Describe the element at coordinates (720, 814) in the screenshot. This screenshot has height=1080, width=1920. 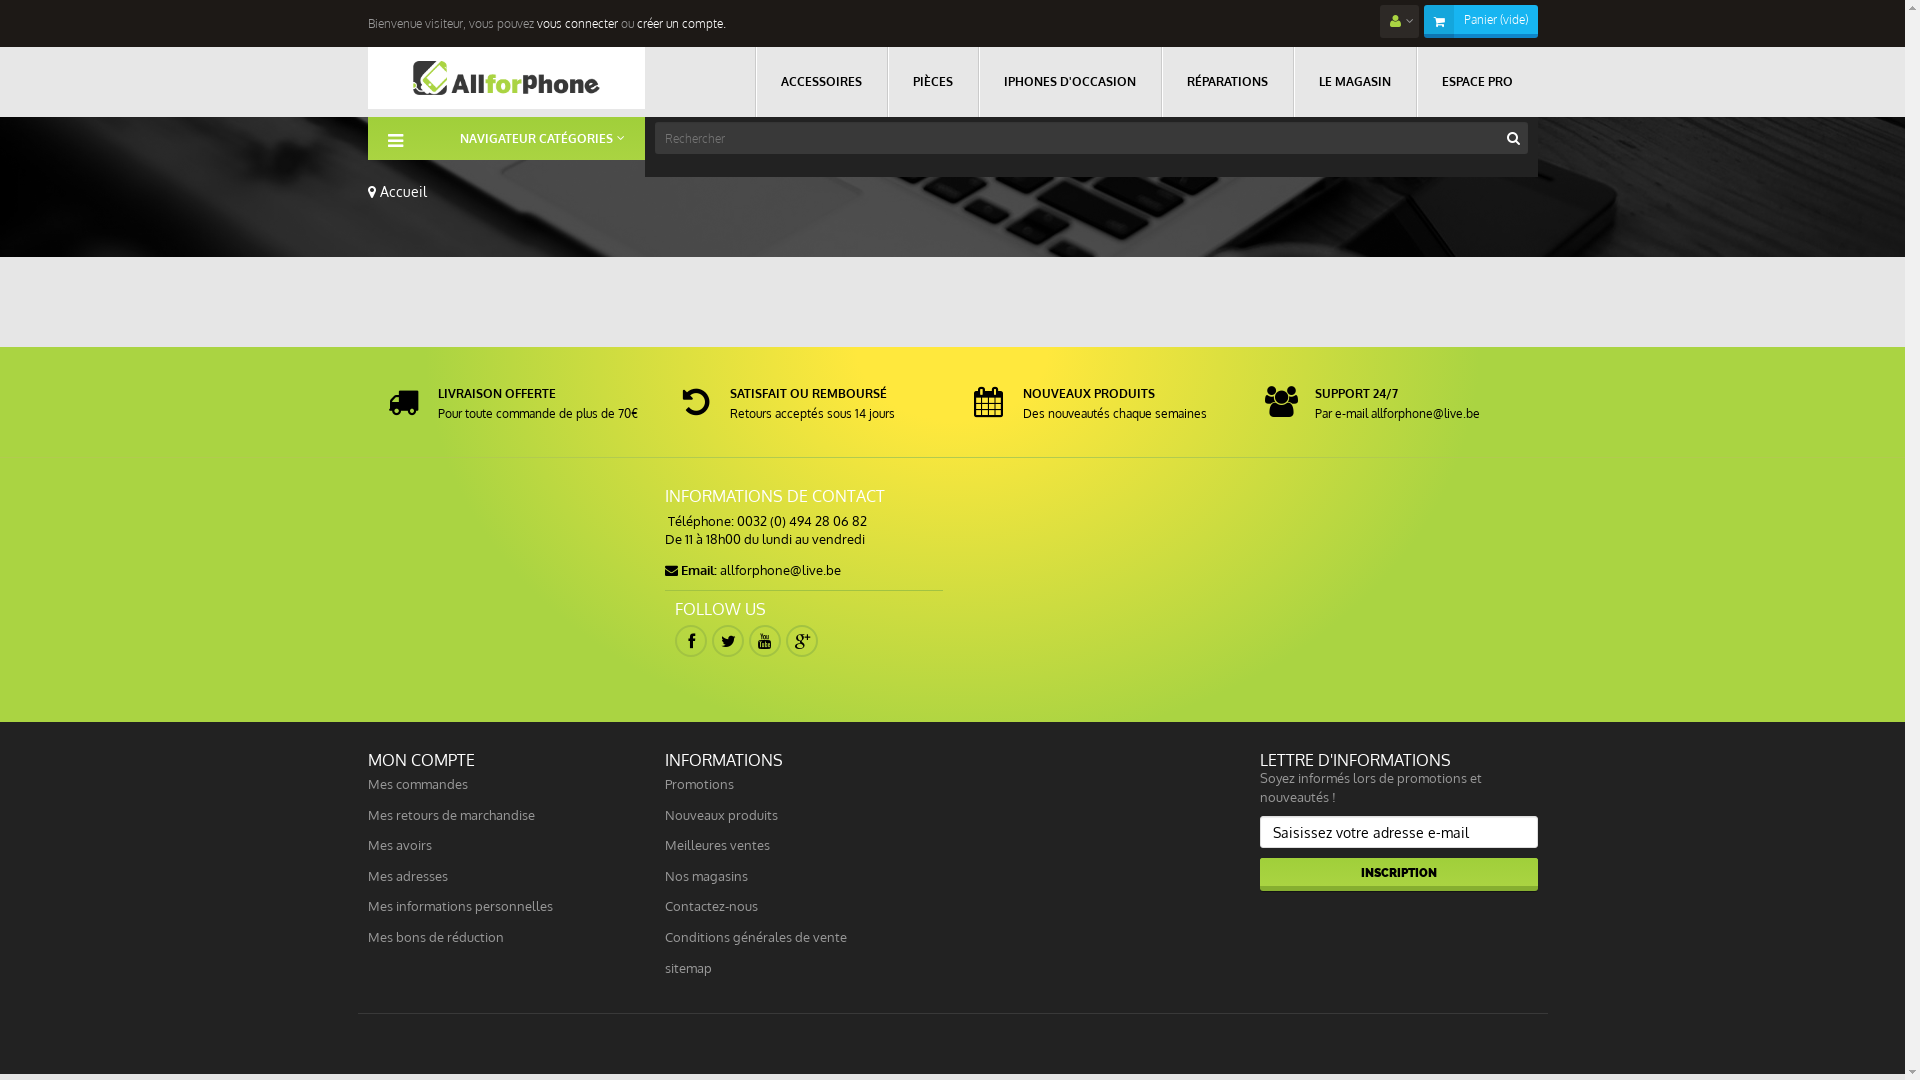
I see `'Nouveaux produits'` at that location.